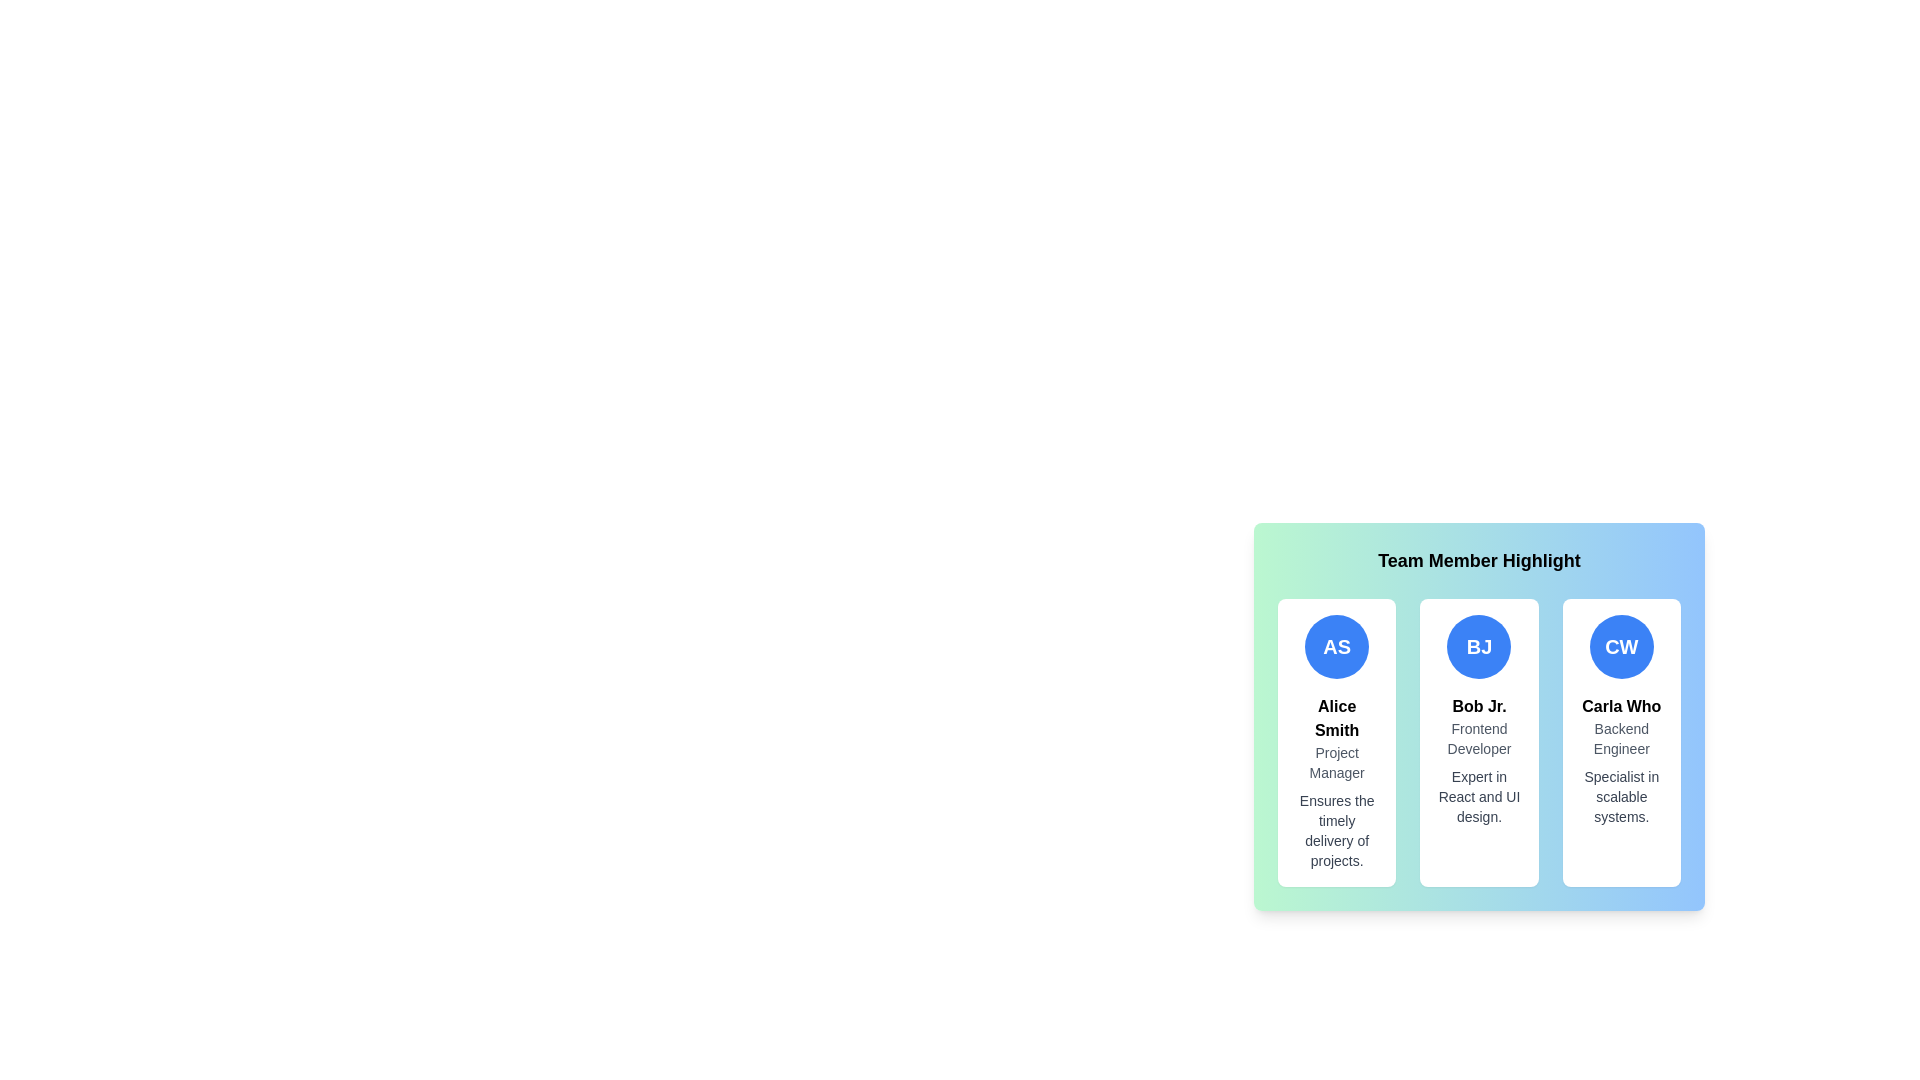 The width and height of the screenshot is (1920, 1080). What do you see at coordinates (1337, 647) in the screenshot?
I see `the Avatar or User Initial Identifier located at the top of the leftmost card, which visually represents a user's initials when a profile picture is unavailable` at bounding box center [1337, 647].